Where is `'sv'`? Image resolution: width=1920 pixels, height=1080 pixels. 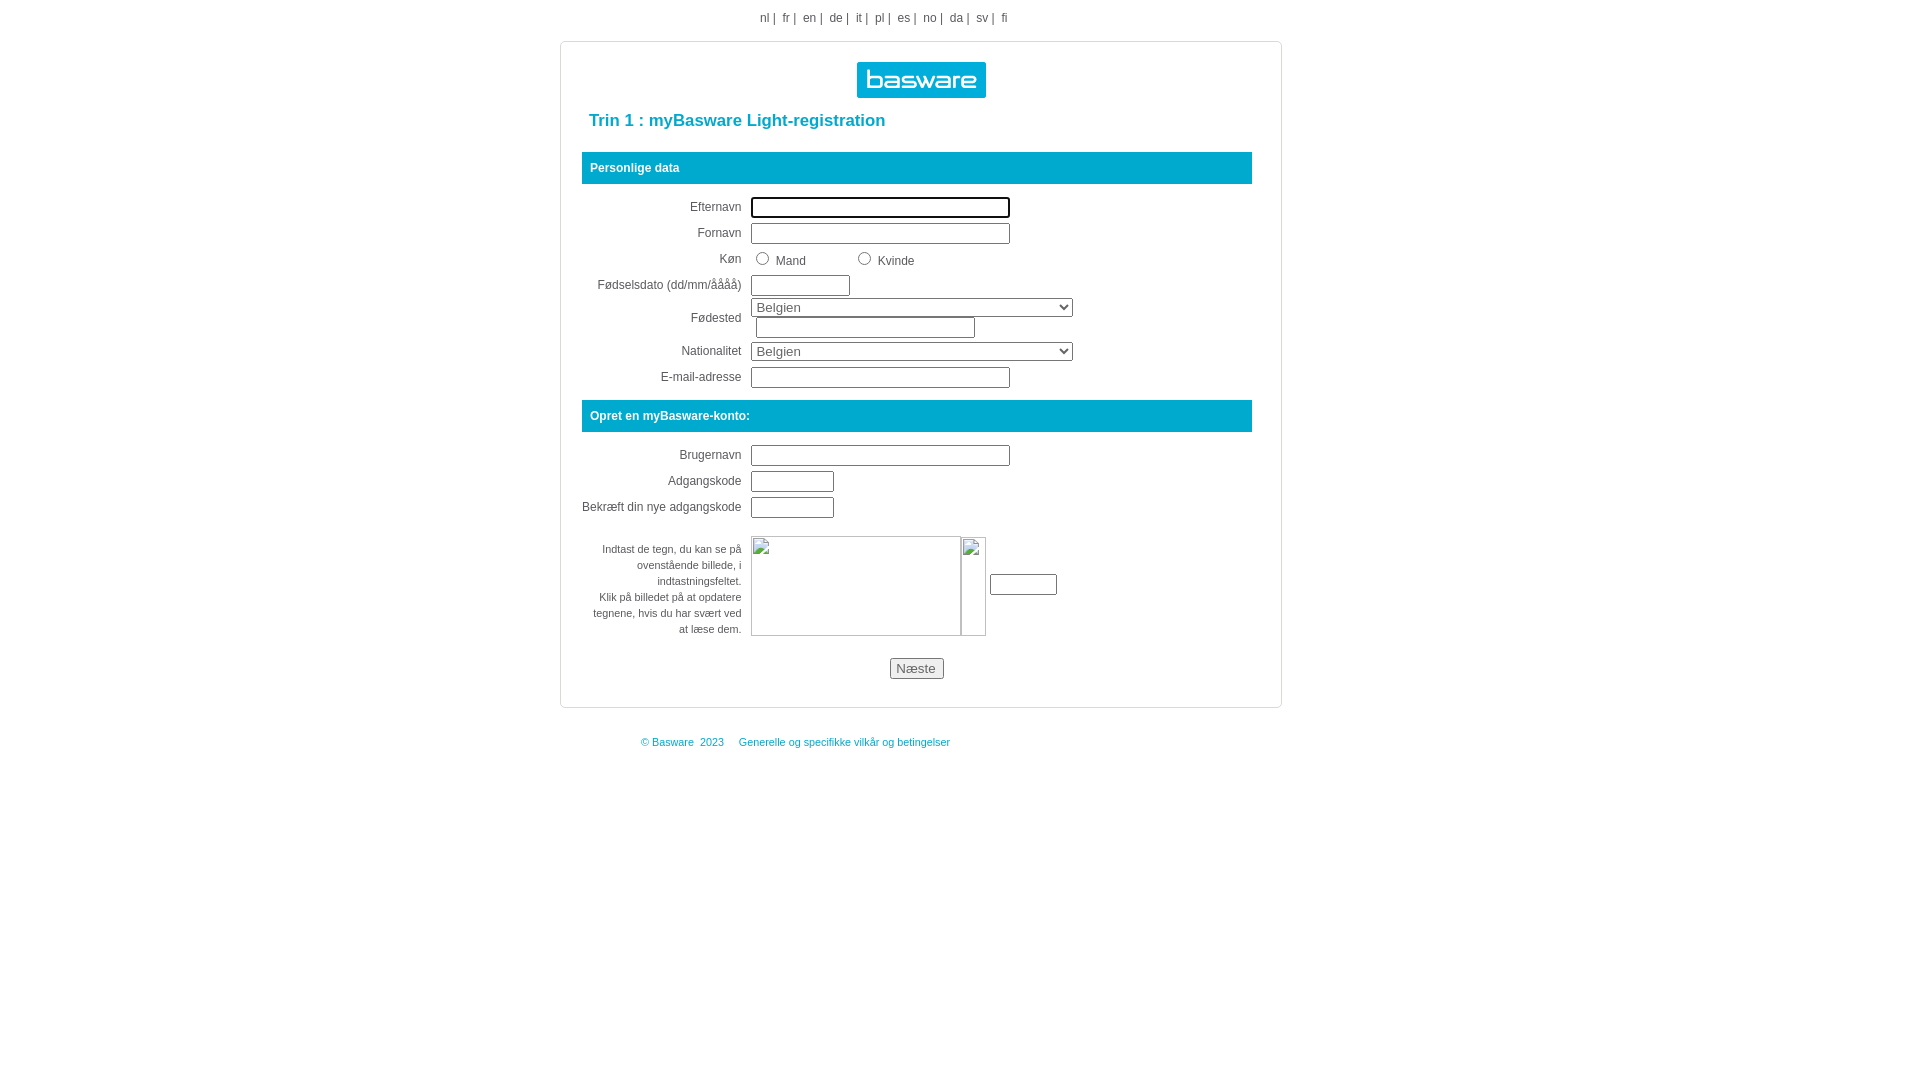
'sv' is located at coordinates (982, 18).